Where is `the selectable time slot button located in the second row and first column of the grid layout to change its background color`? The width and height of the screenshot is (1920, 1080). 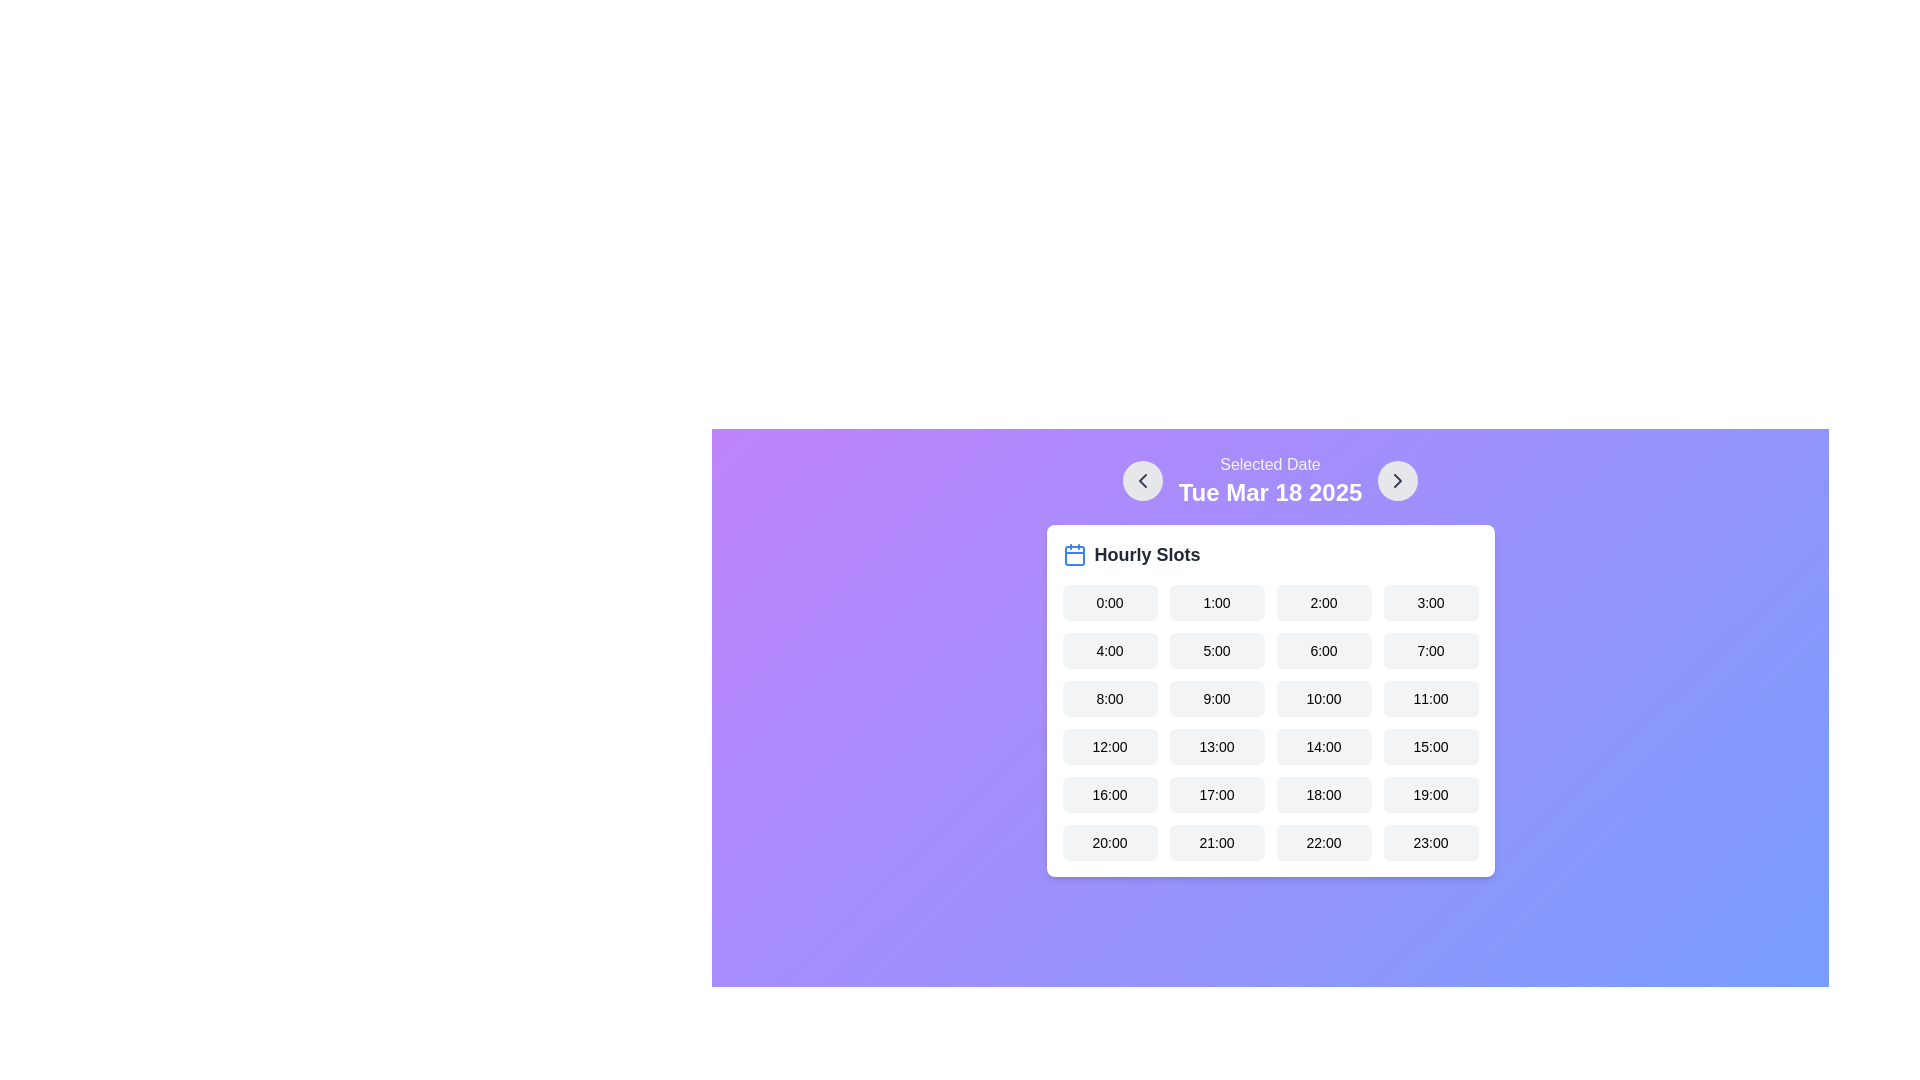
the selectable time slot button located in the second row and first column of the grid layout to change its background color is located at coordinates (1108, 651).